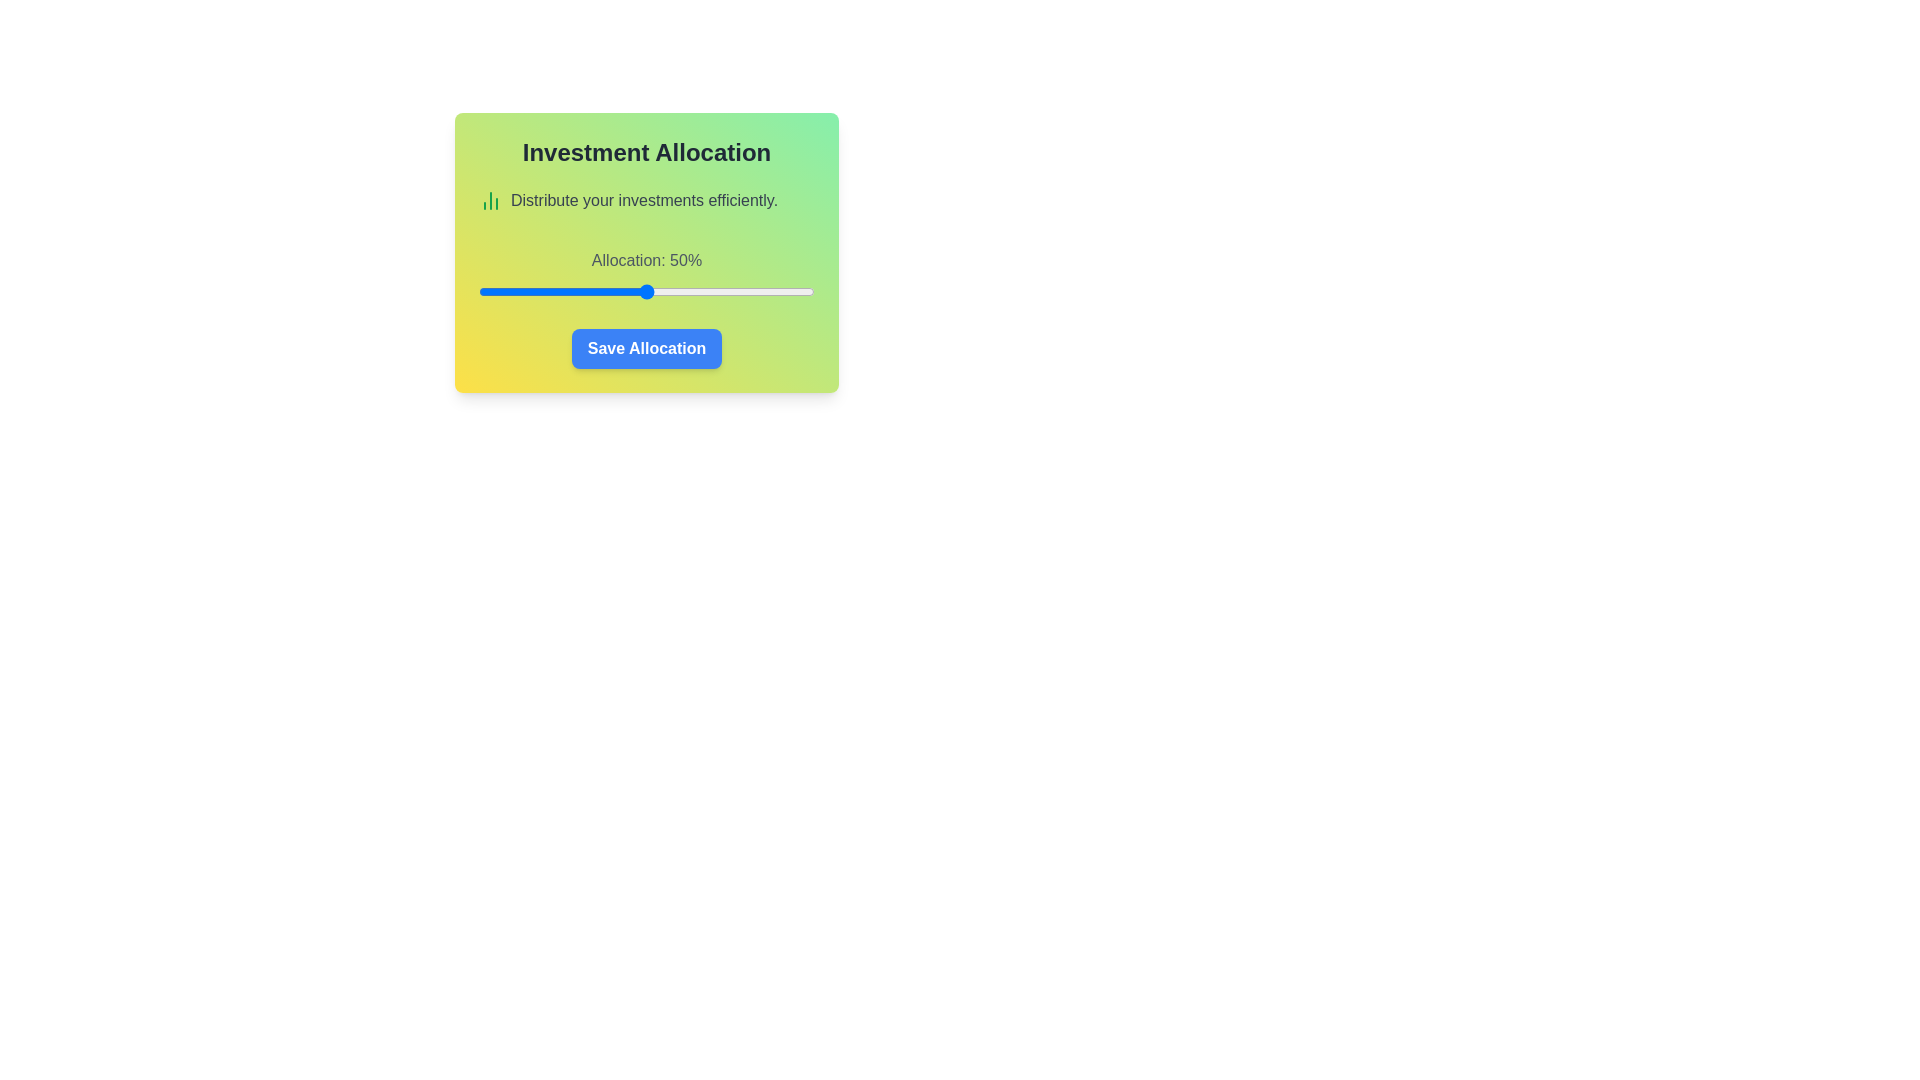  What do you see at coordinates (770, 292) in the screenshot?
I see `the investment allocation slider to 87%` at bounding box center [770, 292].